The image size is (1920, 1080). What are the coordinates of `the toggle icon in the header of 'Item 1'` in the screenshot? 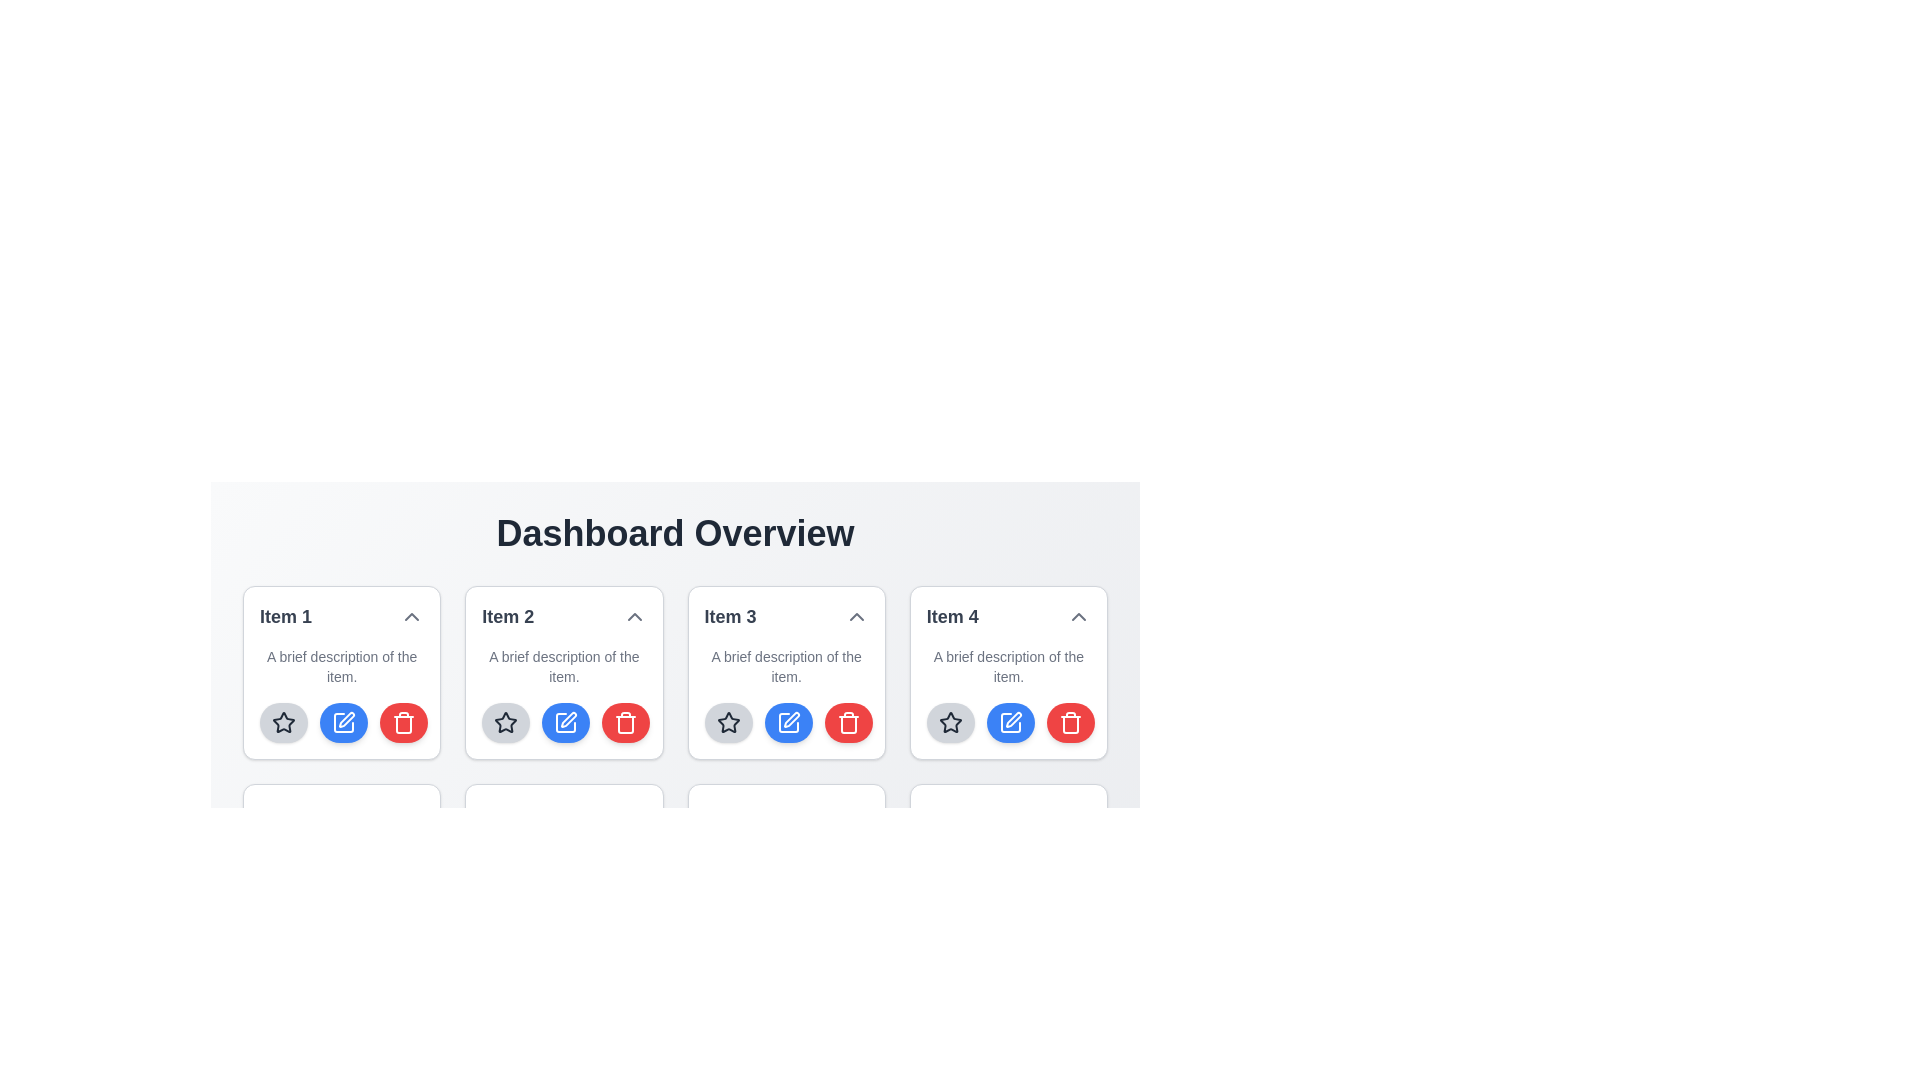 It's located at (411, 616).